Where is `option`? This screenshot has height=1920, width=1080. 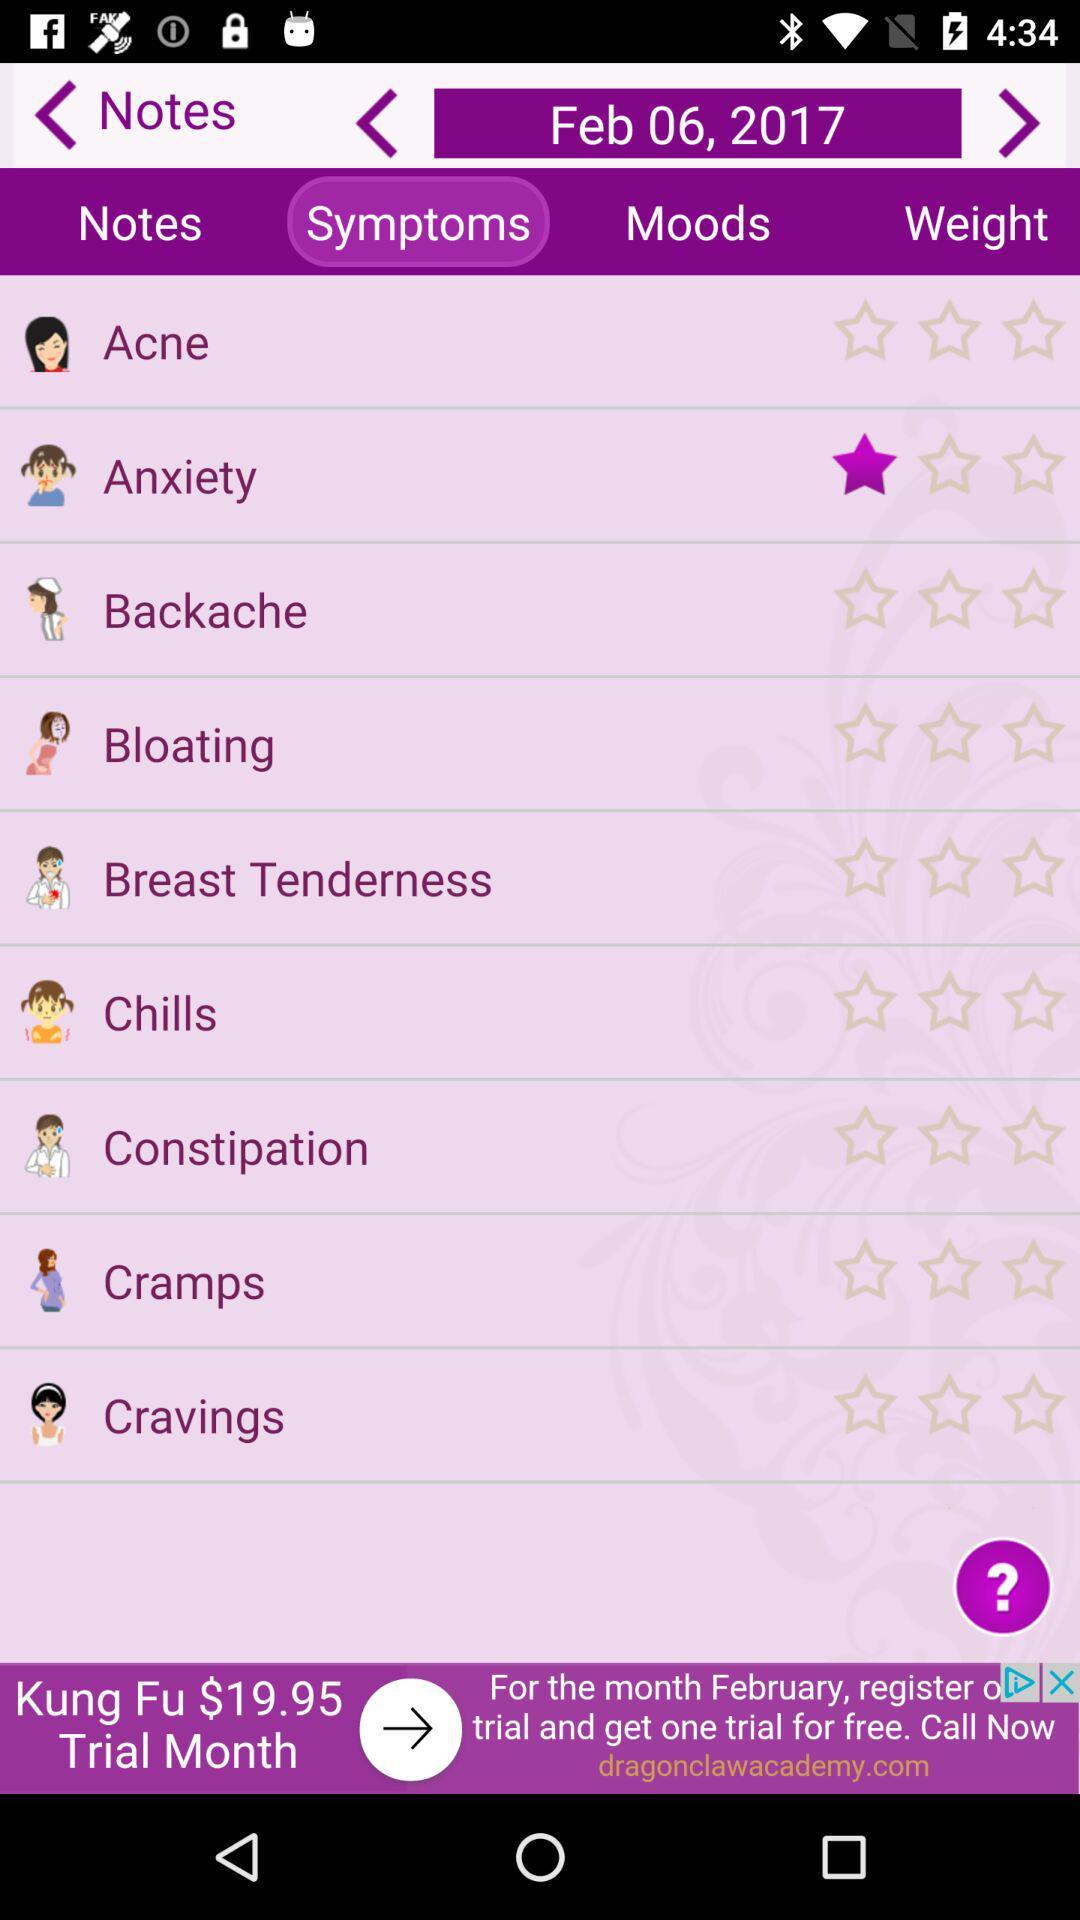 option is located at coordinates (947, 1146).